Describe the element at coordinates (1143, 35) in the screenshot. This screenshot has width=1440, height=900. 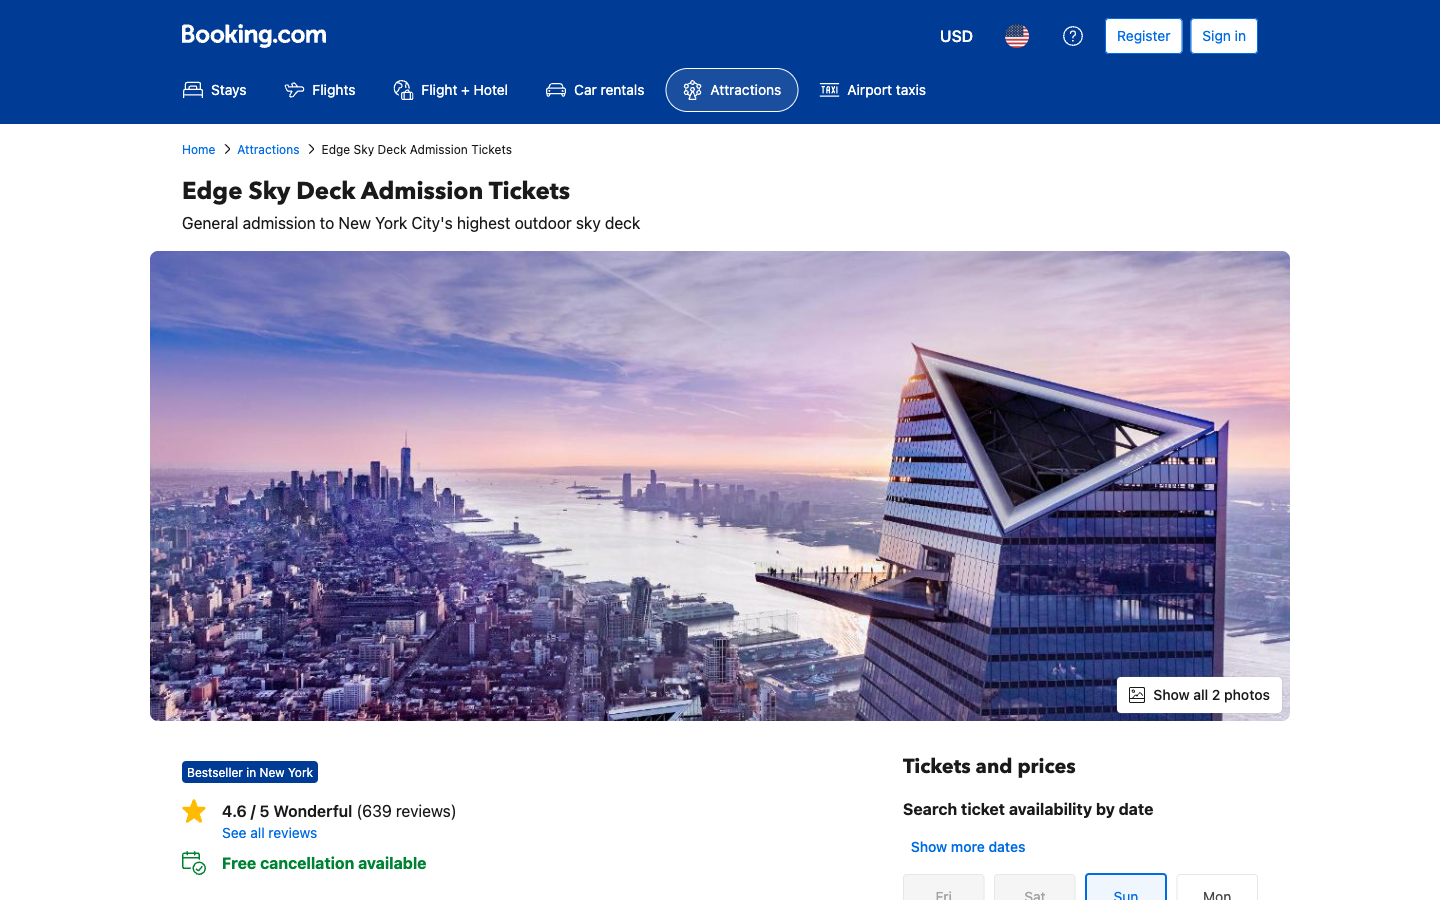
I see `a new account creation` at that location.